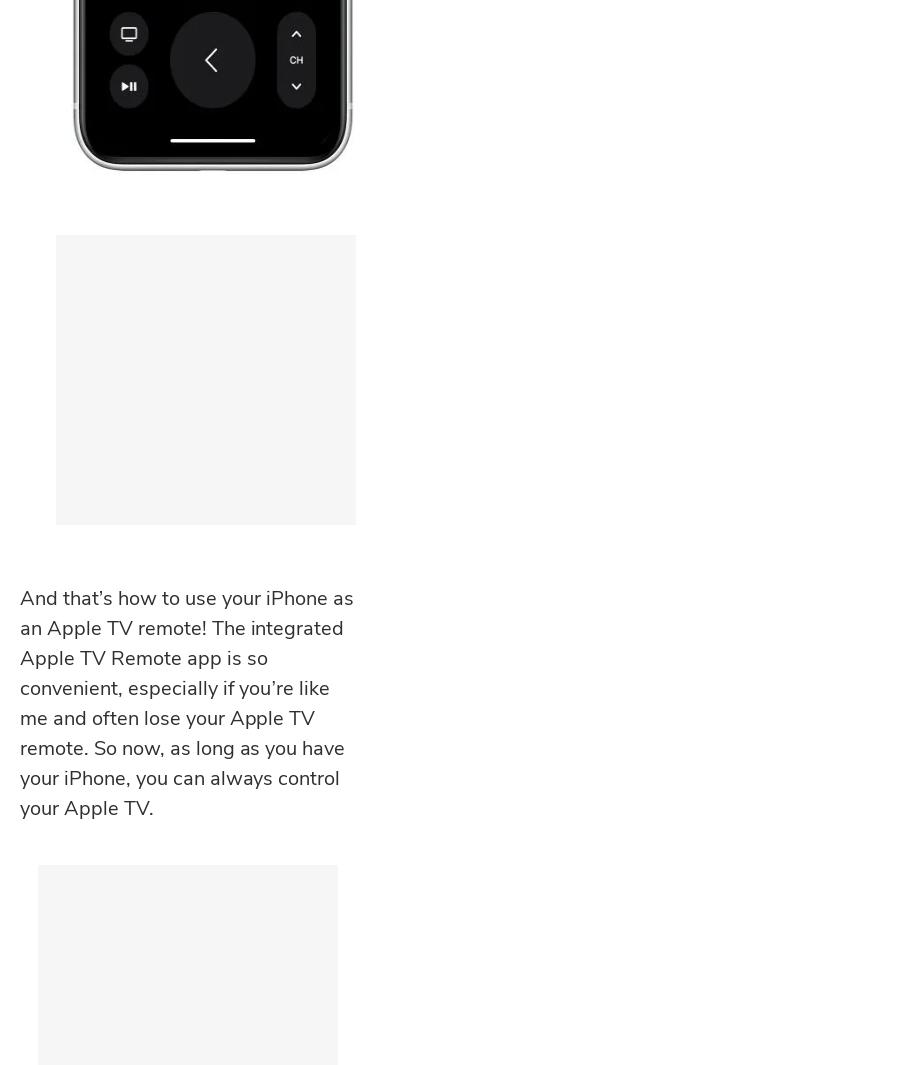  What do you see at coordinates (117, 681) in the screenshot?
I see `'Sign up here'` at bounding box center [117, 681].